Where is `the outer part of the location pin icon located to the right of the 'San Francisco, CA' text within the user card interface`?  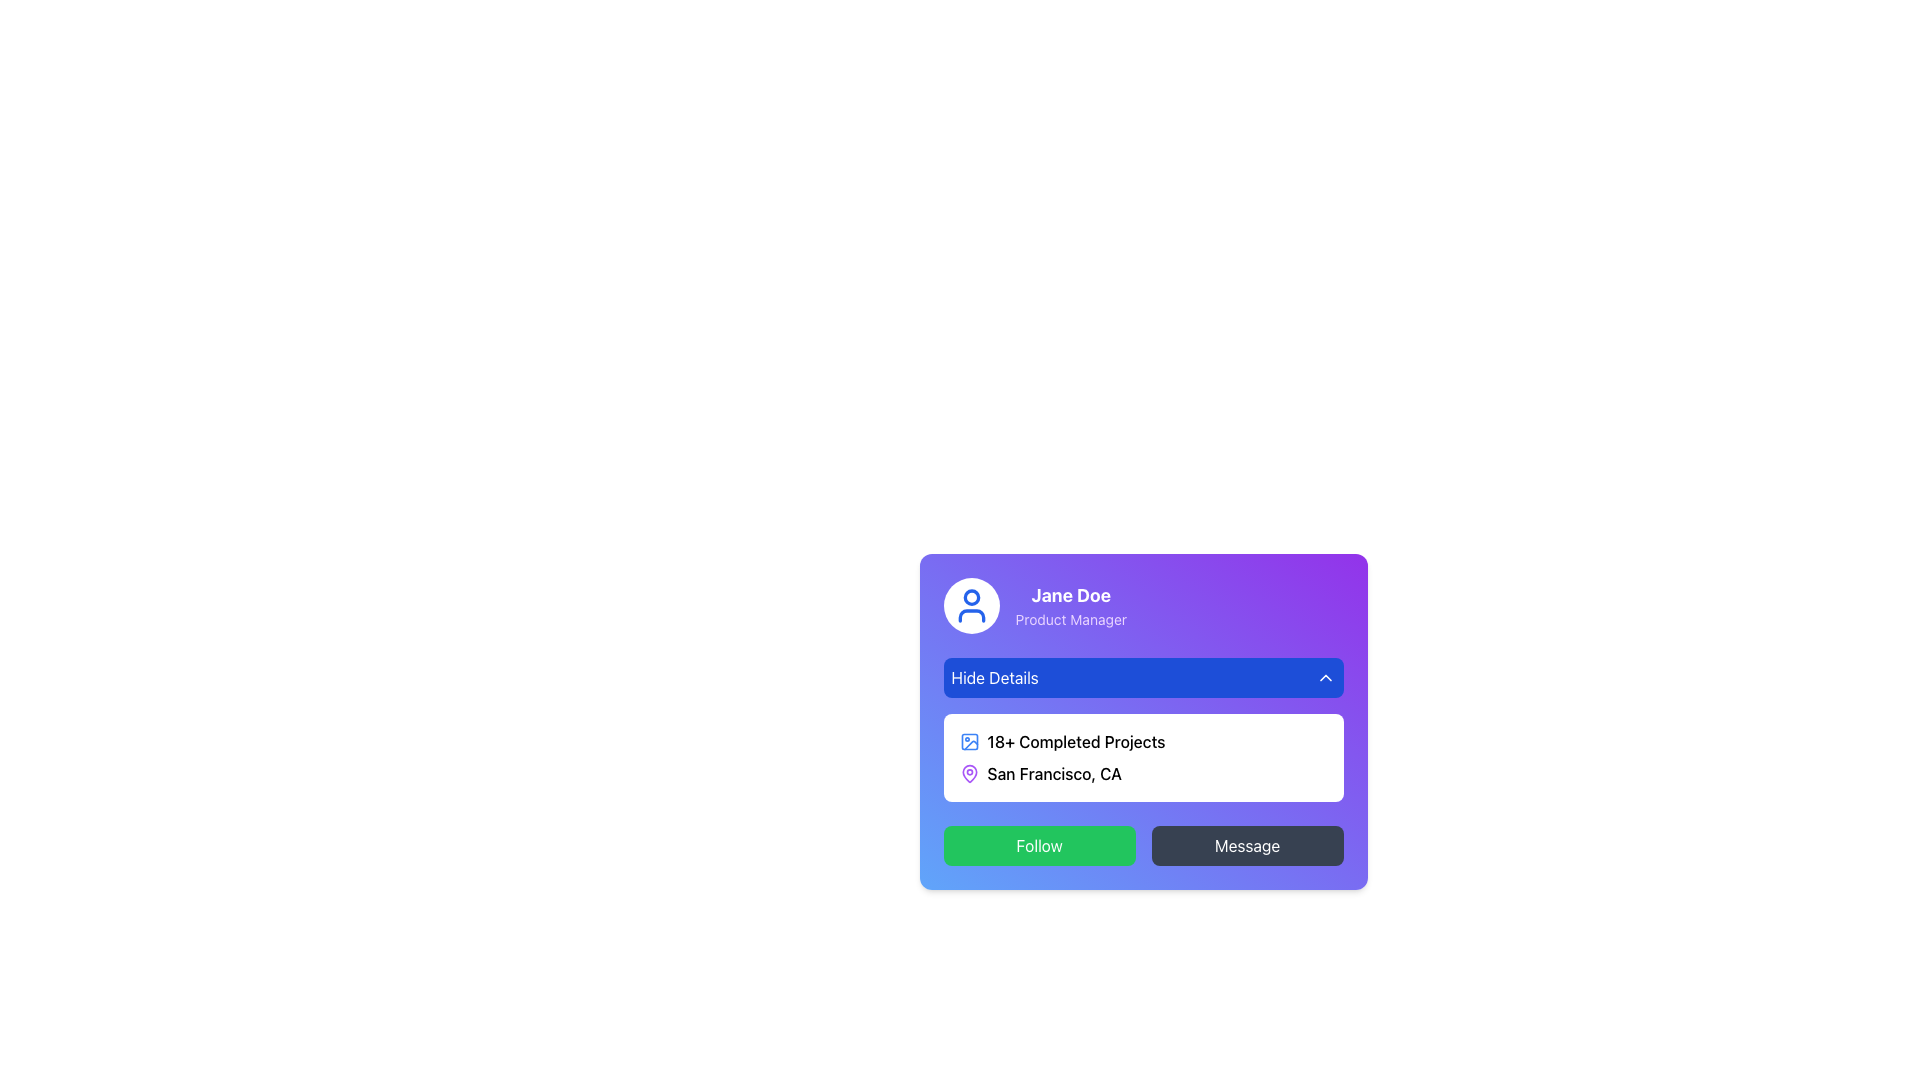 the outer part of the location pin icon located to the right of the 'San Francisco, CA' text within the user card interface is located at coordinates (969, 773).